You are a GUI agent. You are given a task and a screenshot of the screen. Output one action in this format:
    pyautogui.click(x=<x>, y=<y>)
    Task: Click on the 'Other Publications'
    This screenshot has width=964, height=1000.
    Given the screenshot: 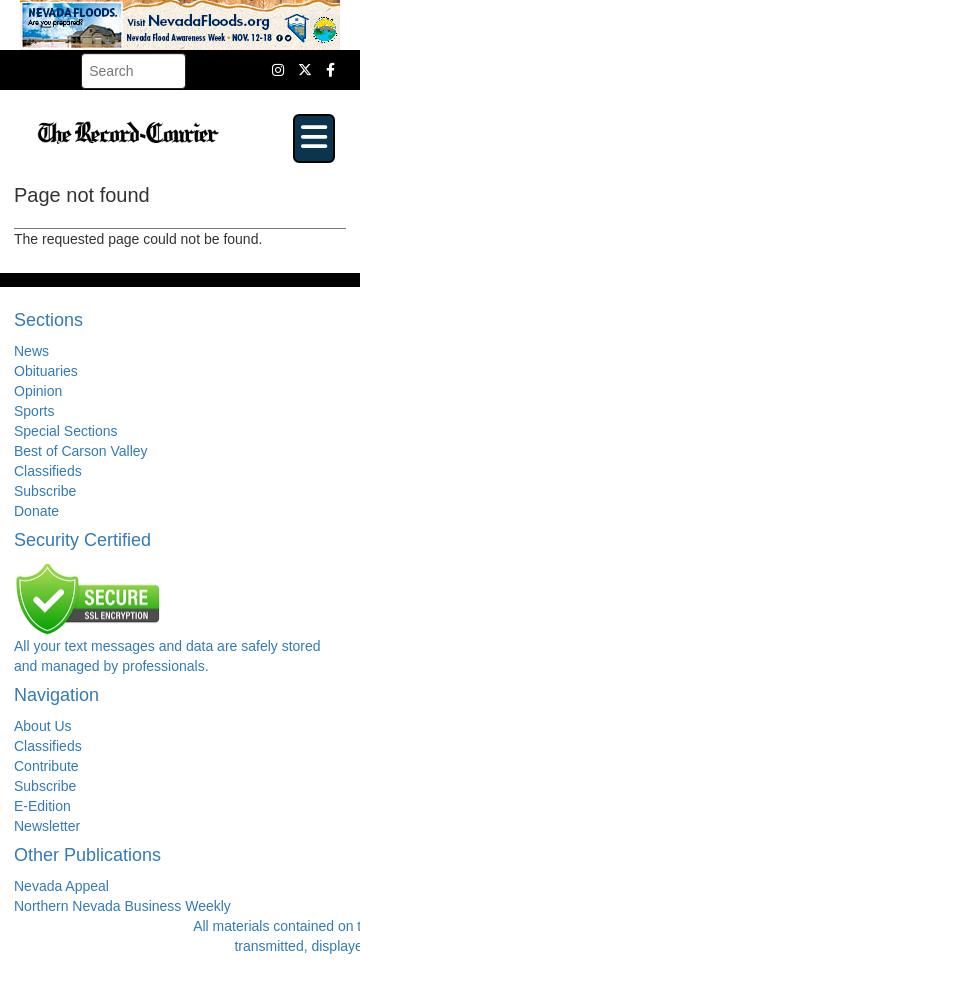 What is the action you would take?
    pyautogui.click(x=86, y=853)
    